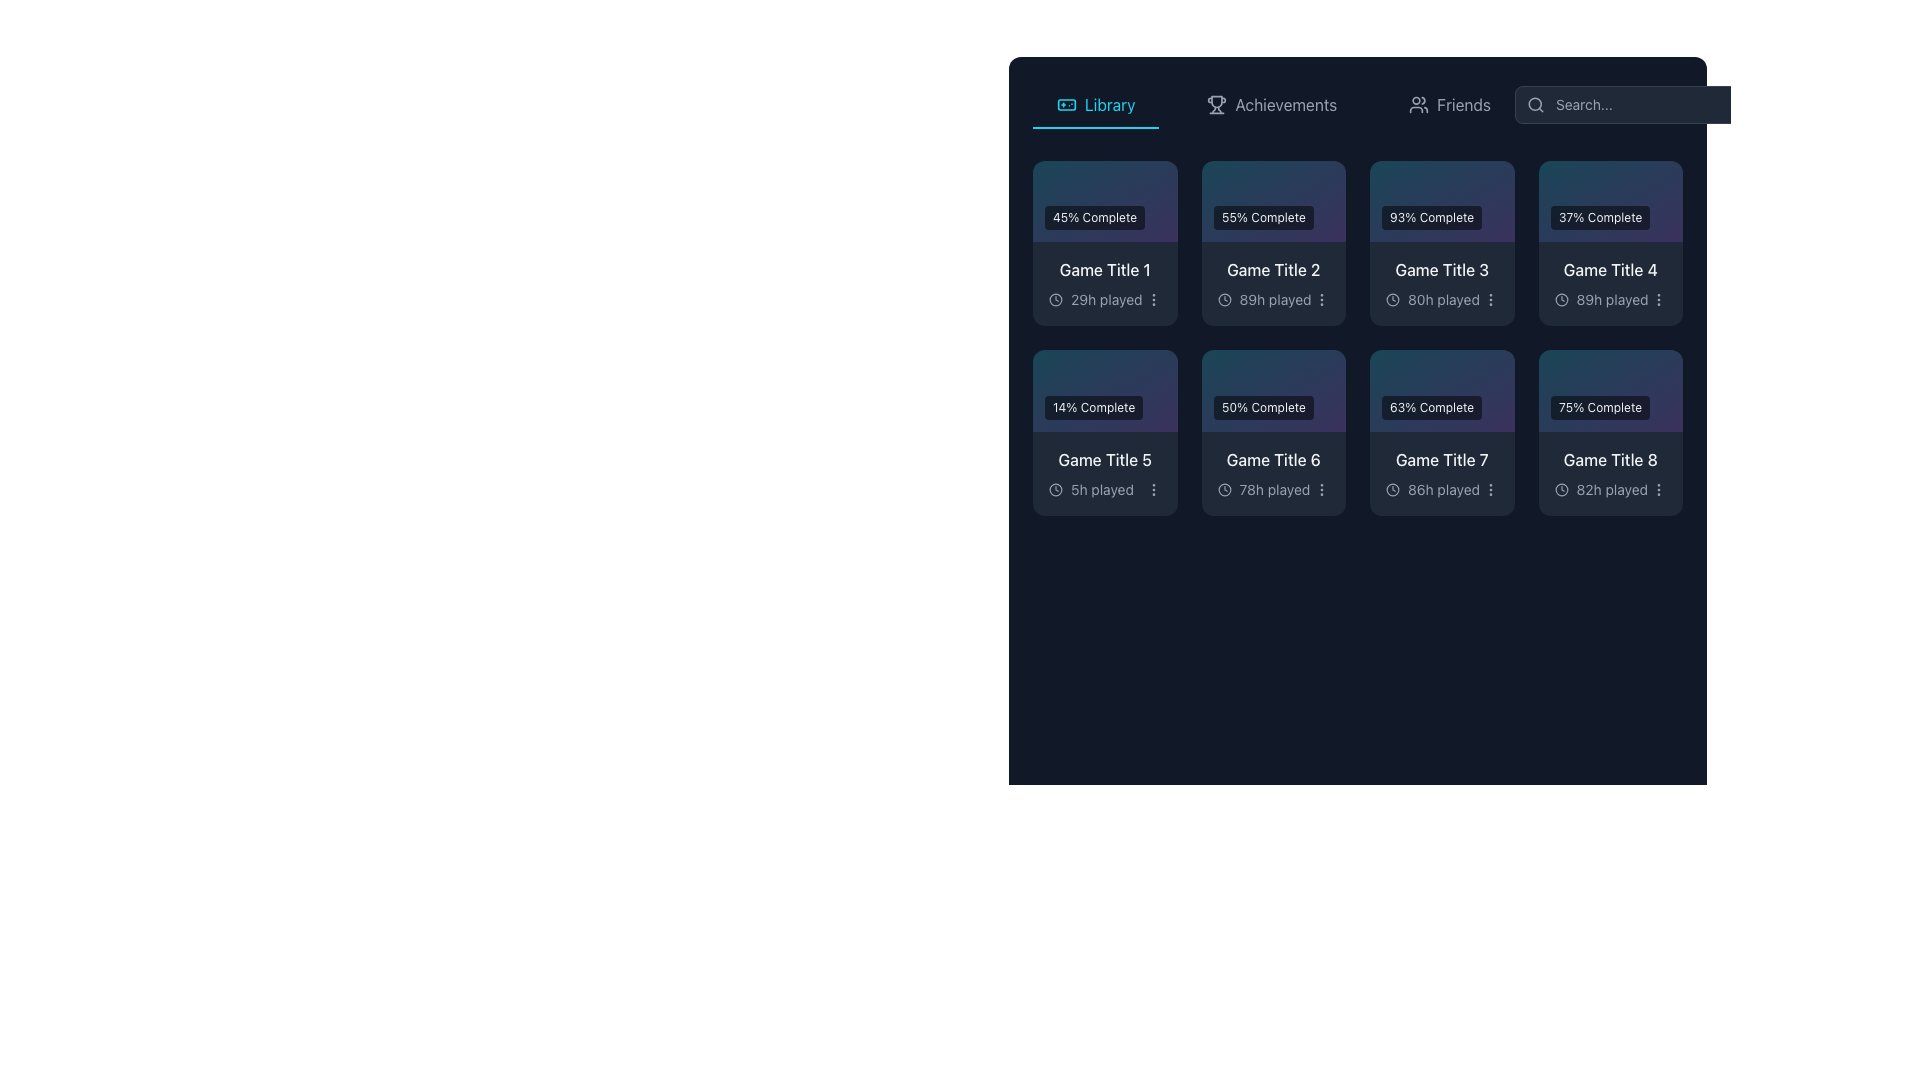 This screenshot has height=1080, width=1920. Describe the element at coordinates (1109, 104) in the screenshot. I see `the navigational label text element located in the top-left area of the interface` at that location.